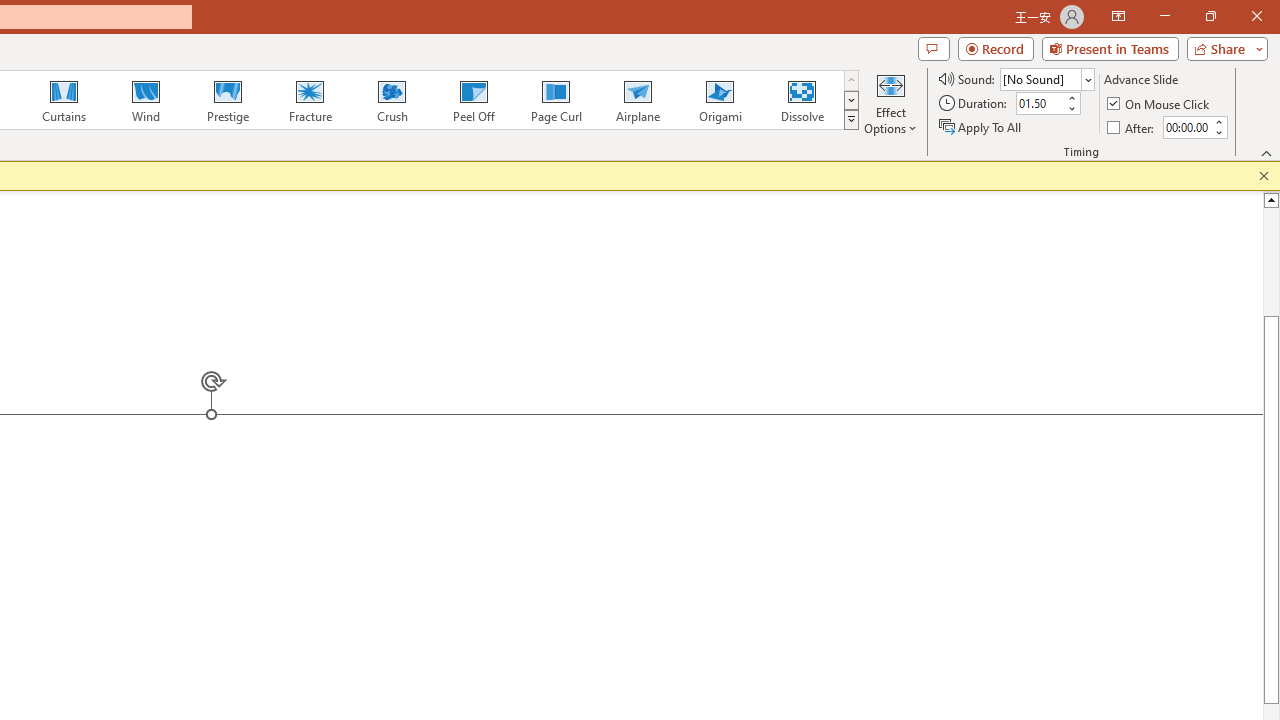  I want to click on 'Effect Options', so click(889, 103).